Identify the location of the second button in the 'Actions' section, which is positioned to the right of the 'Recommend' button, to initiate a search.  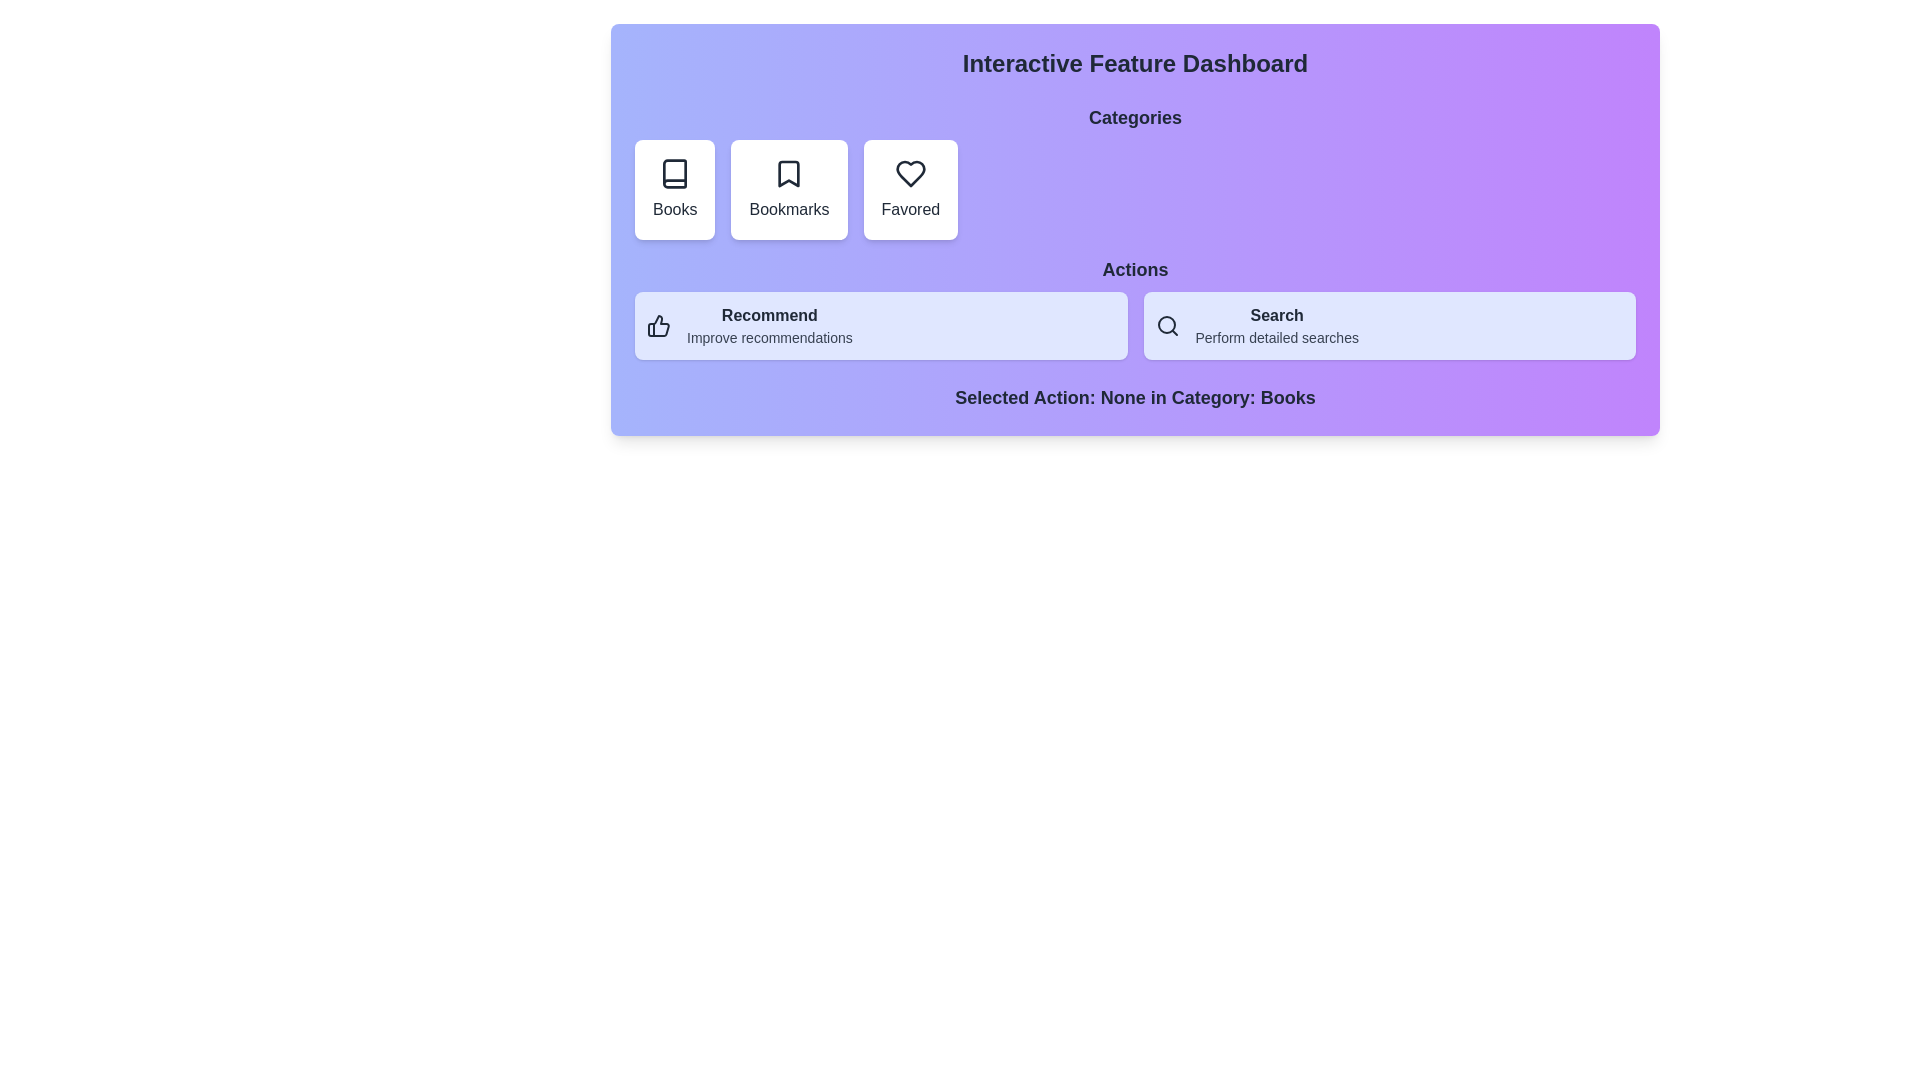
(1388, 325).